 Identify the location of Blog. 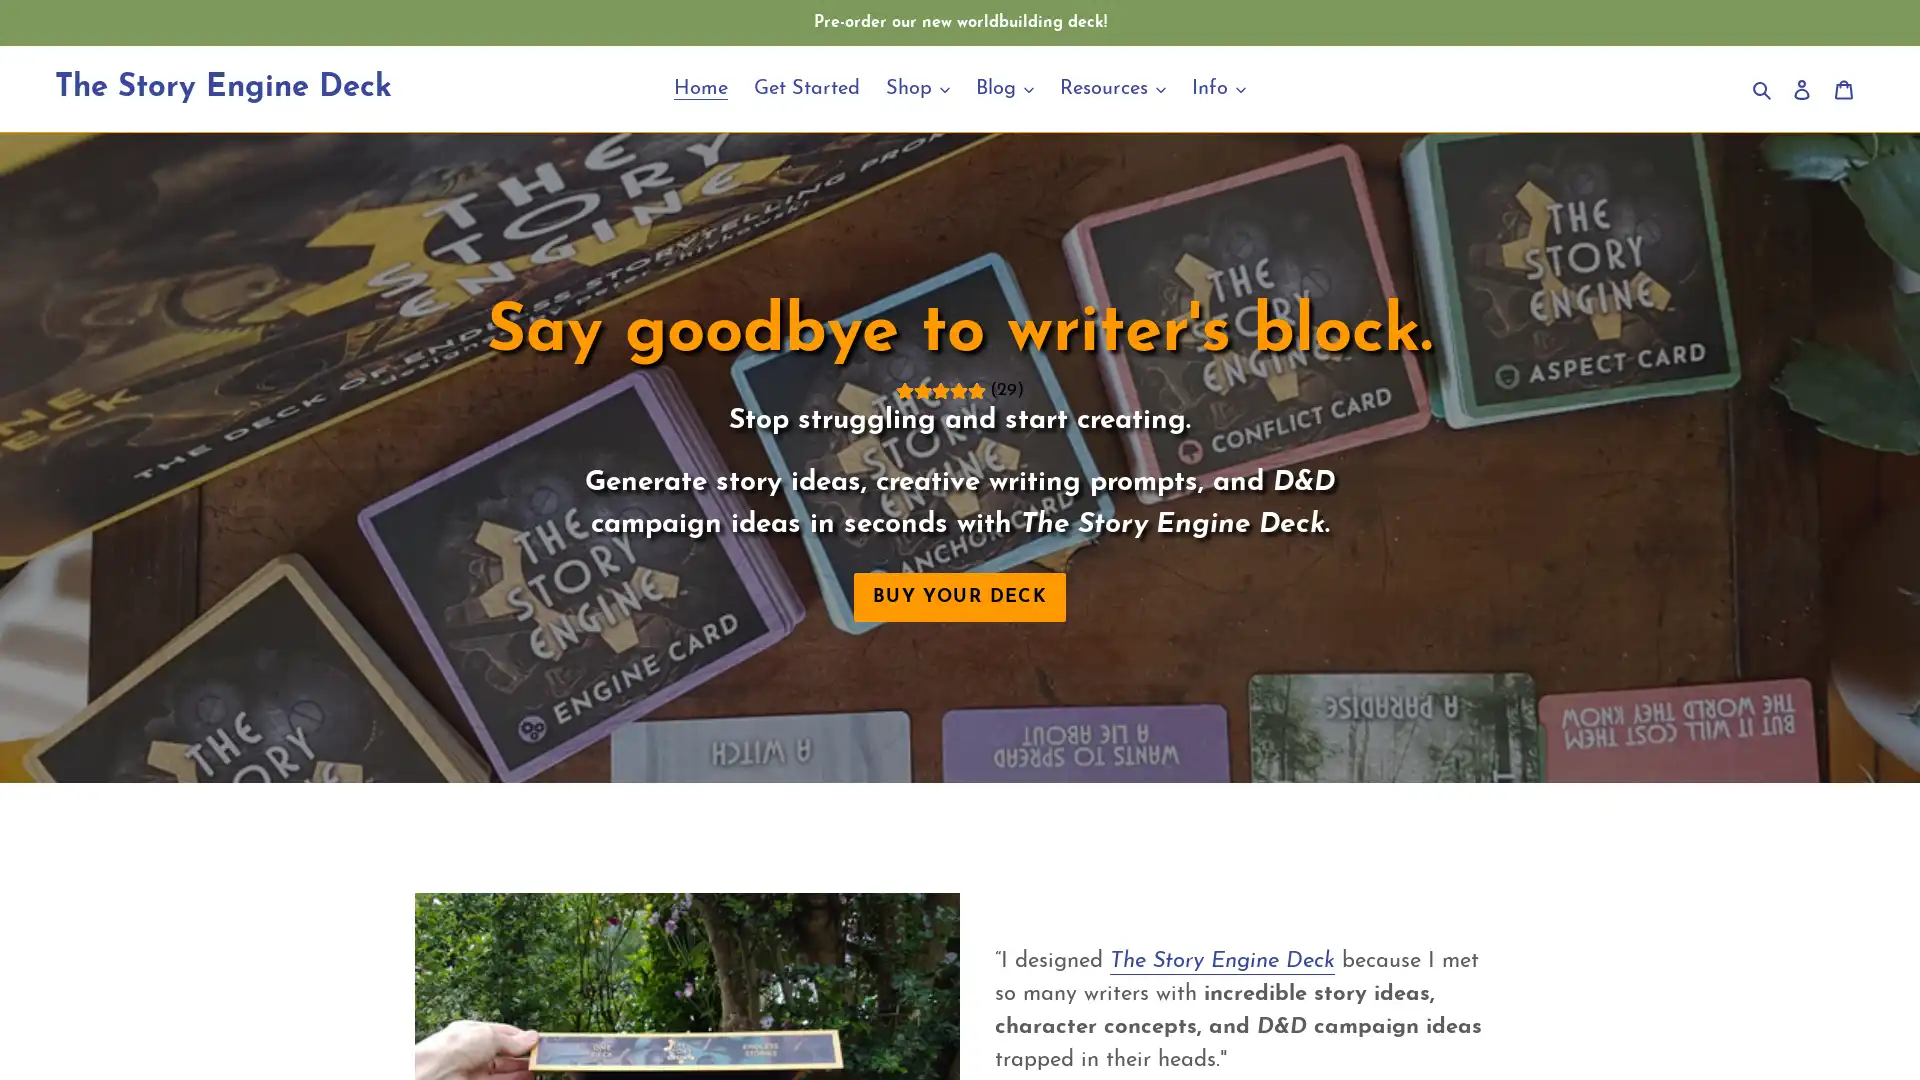
(1004, 87).